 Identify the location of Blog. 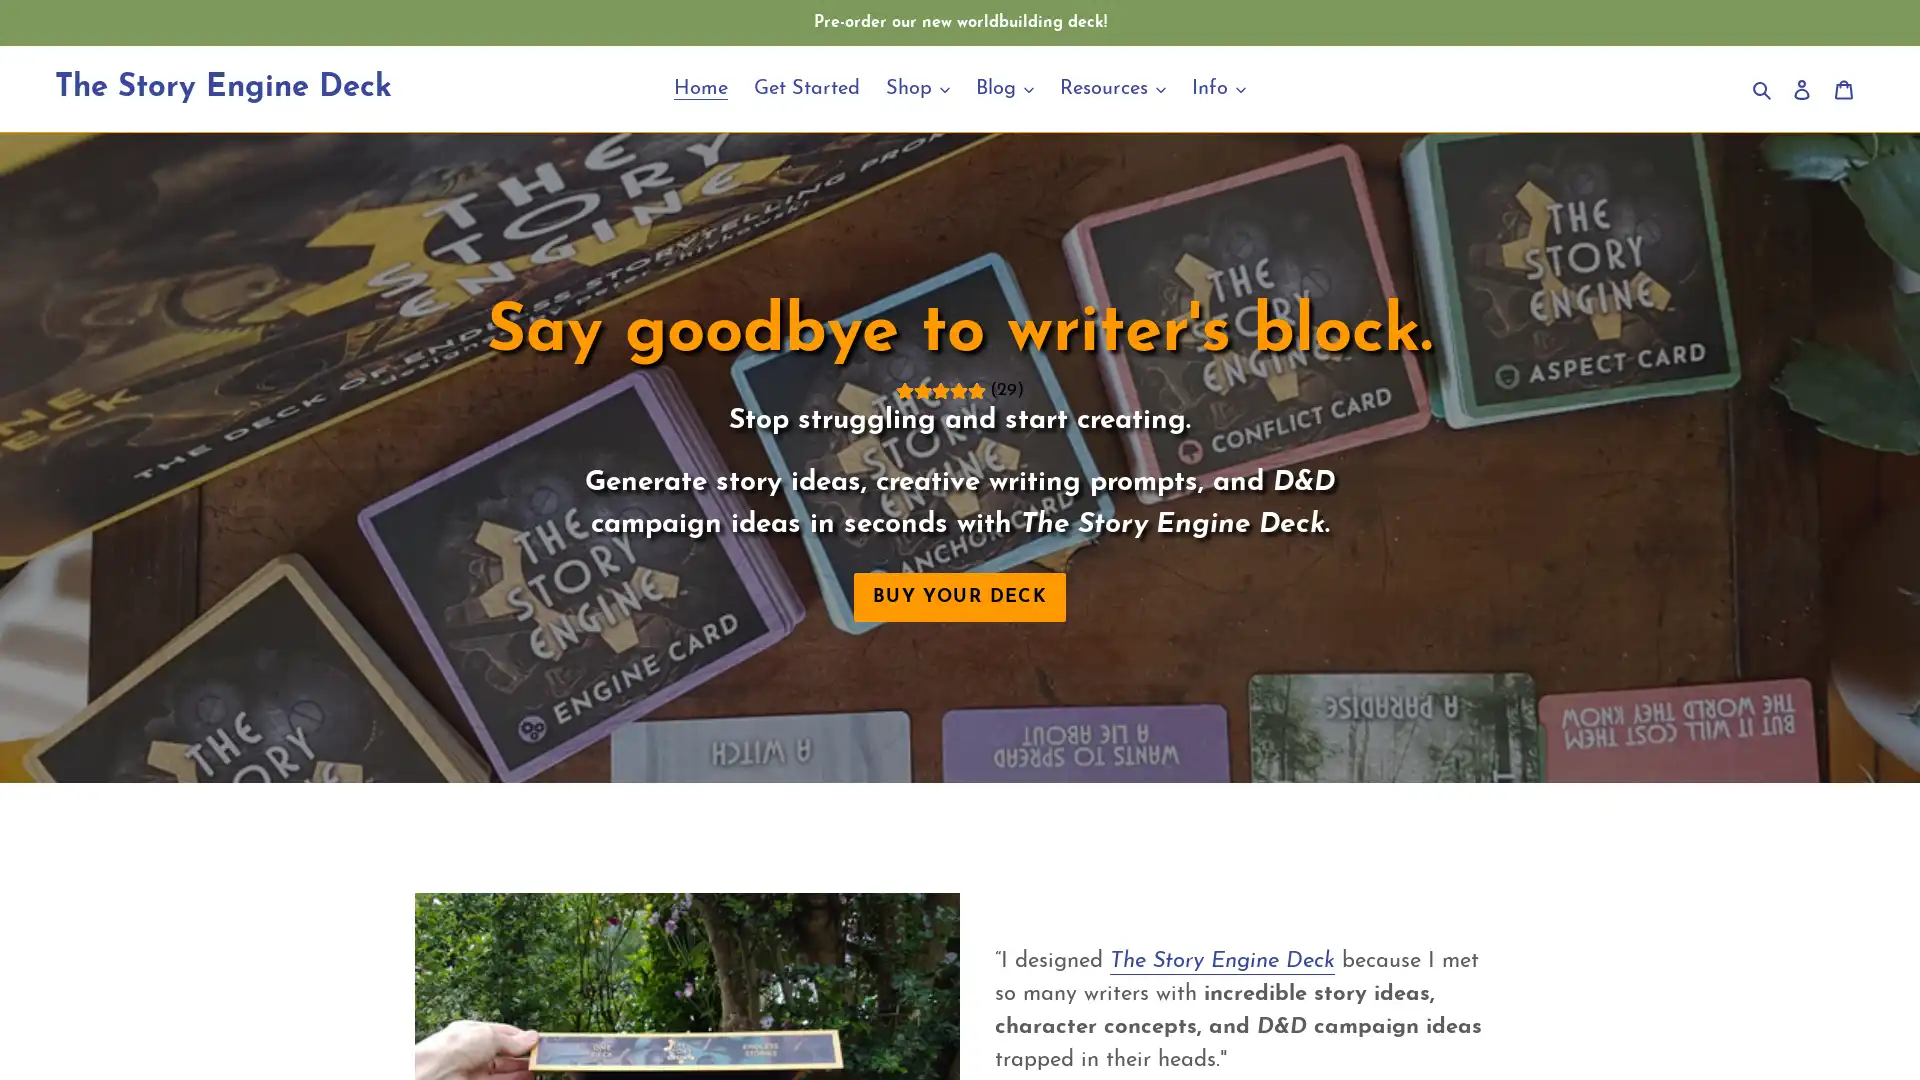
(1004, 87).